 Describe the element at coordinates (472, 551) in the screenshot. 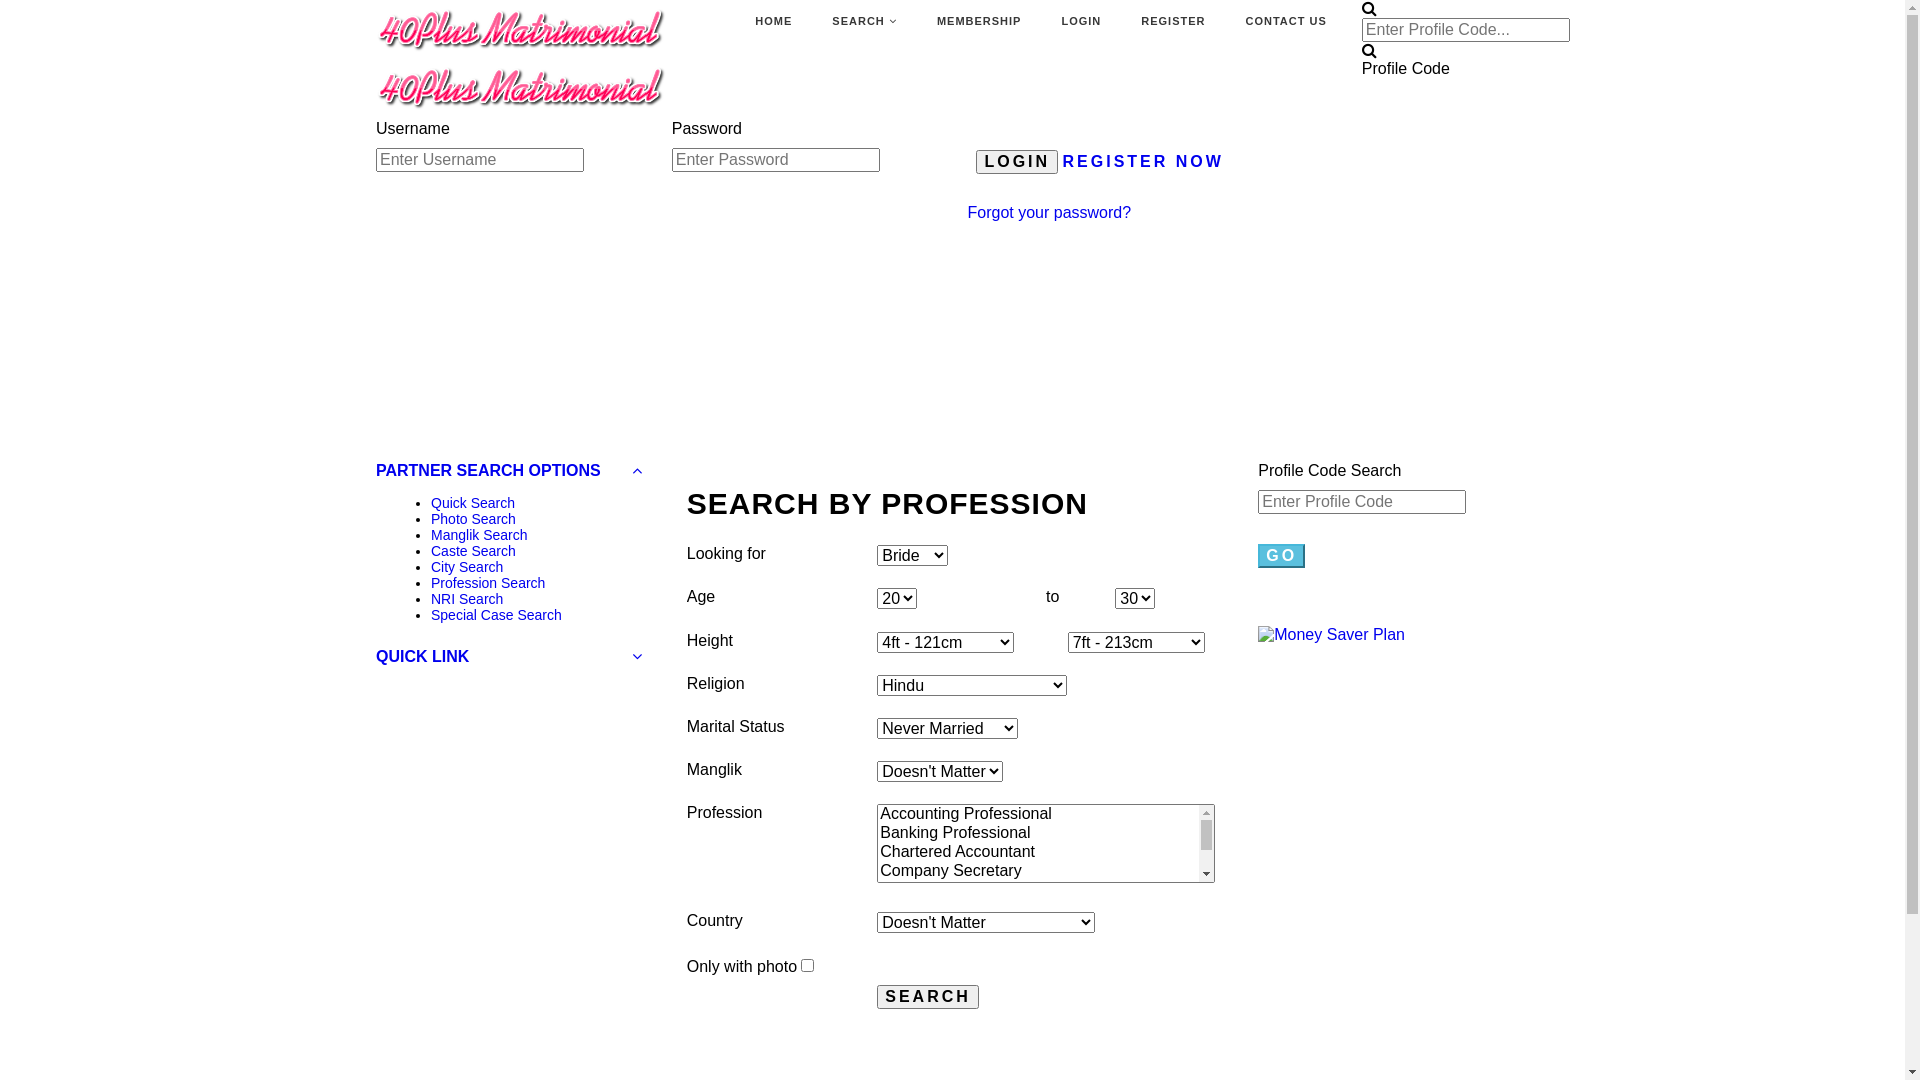

I see `'Caste Search'` at that location.